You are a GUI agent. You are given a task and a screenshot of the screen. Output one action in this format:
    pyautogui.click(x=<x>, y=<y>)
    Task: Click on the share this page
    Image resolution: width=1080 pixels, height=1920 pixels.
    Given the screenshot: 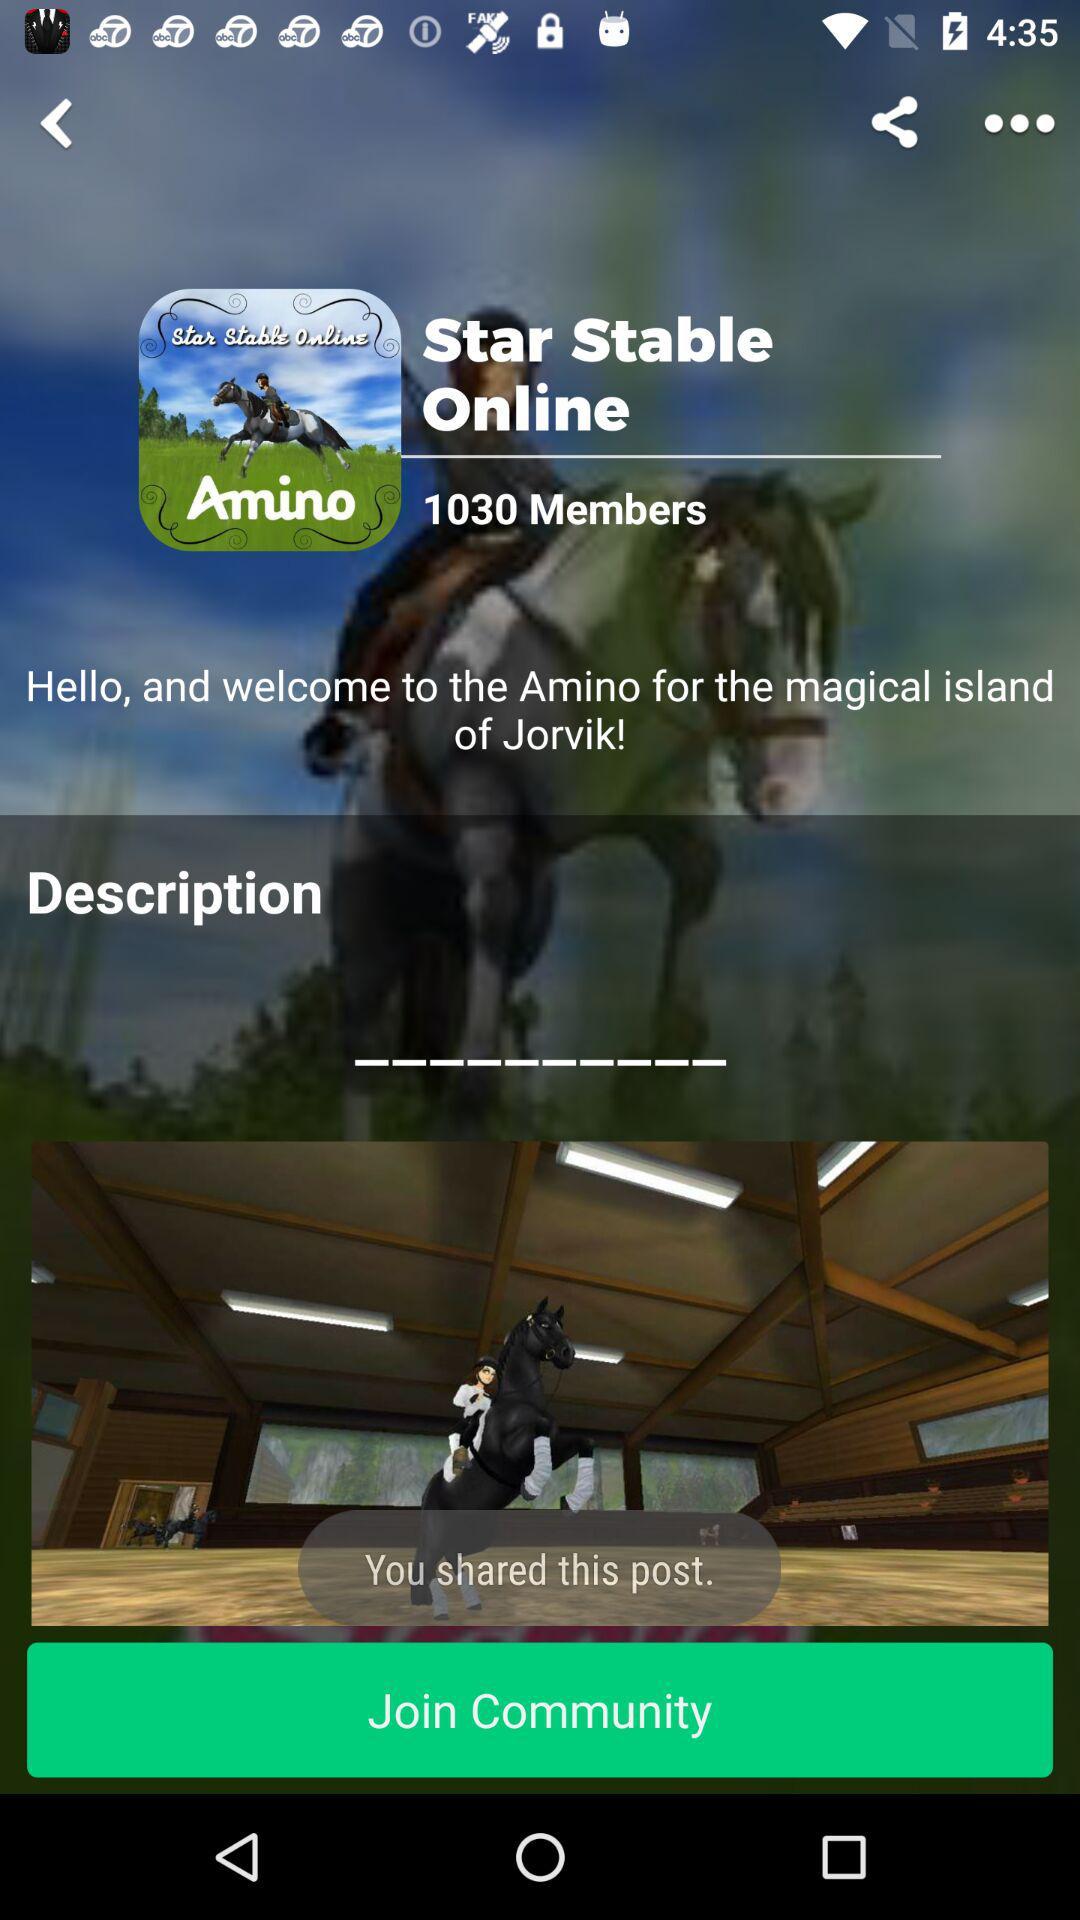 What is the action you would take?
    pyautogui.click(x=897, y=122)
    